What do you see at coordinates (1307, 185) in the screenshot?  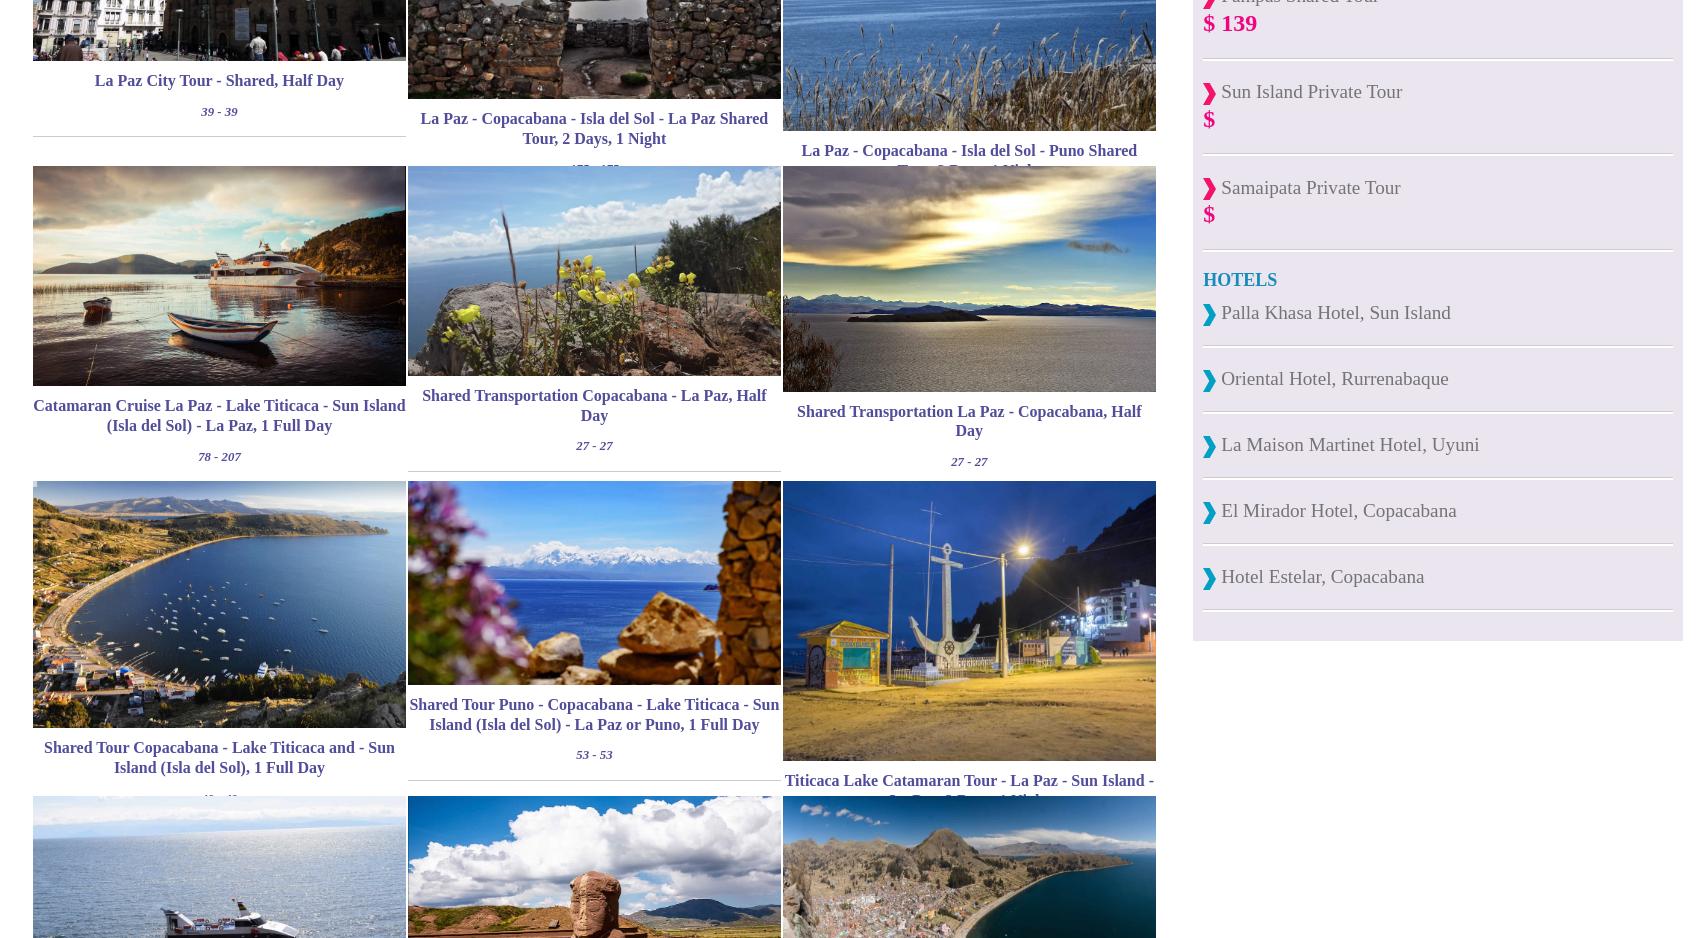 I see `'Samaipata Private Tour'` at bounding box center [1307, 185].